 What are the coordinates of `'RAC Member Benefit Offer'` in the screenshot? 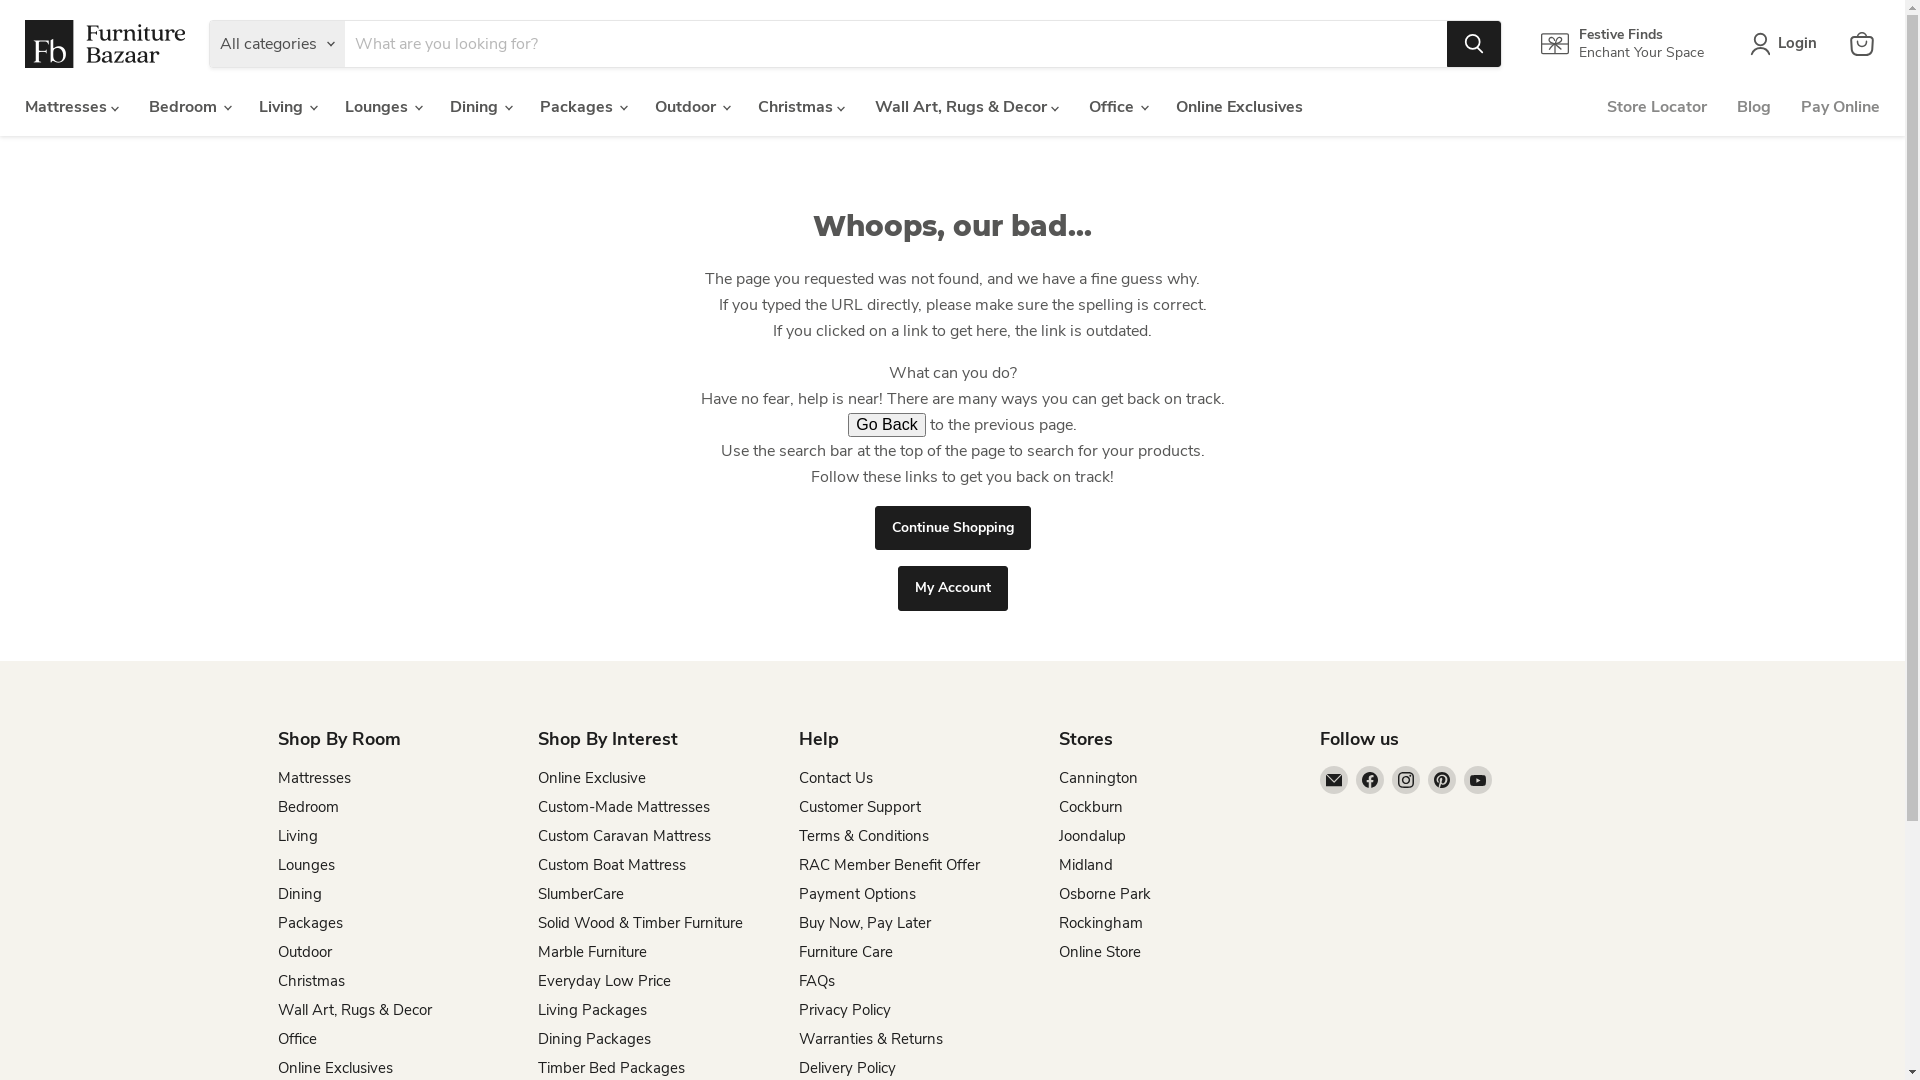 It's located at (887, 863).